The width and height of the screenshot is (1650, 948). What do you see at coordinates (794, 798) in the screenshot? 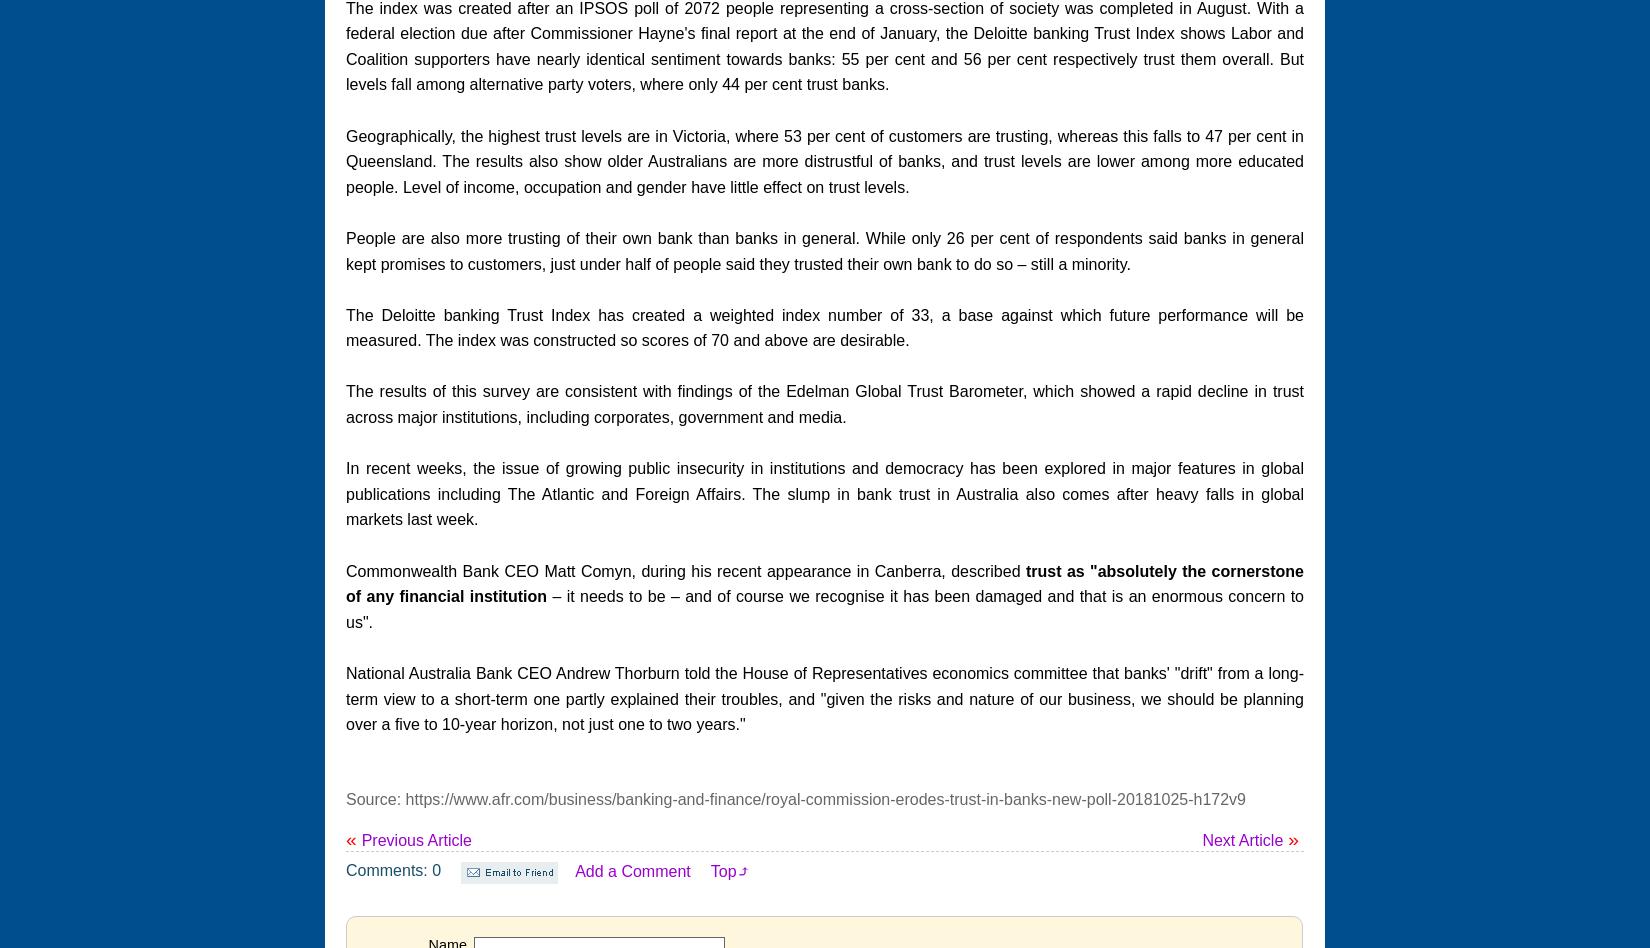
I see `'Source: https://www.afr.com/business/banking-and-finance/royal-commission-erodes-trust-in-banks-new-poll-20181025-h172v9'` at bounding box center [794, 798].